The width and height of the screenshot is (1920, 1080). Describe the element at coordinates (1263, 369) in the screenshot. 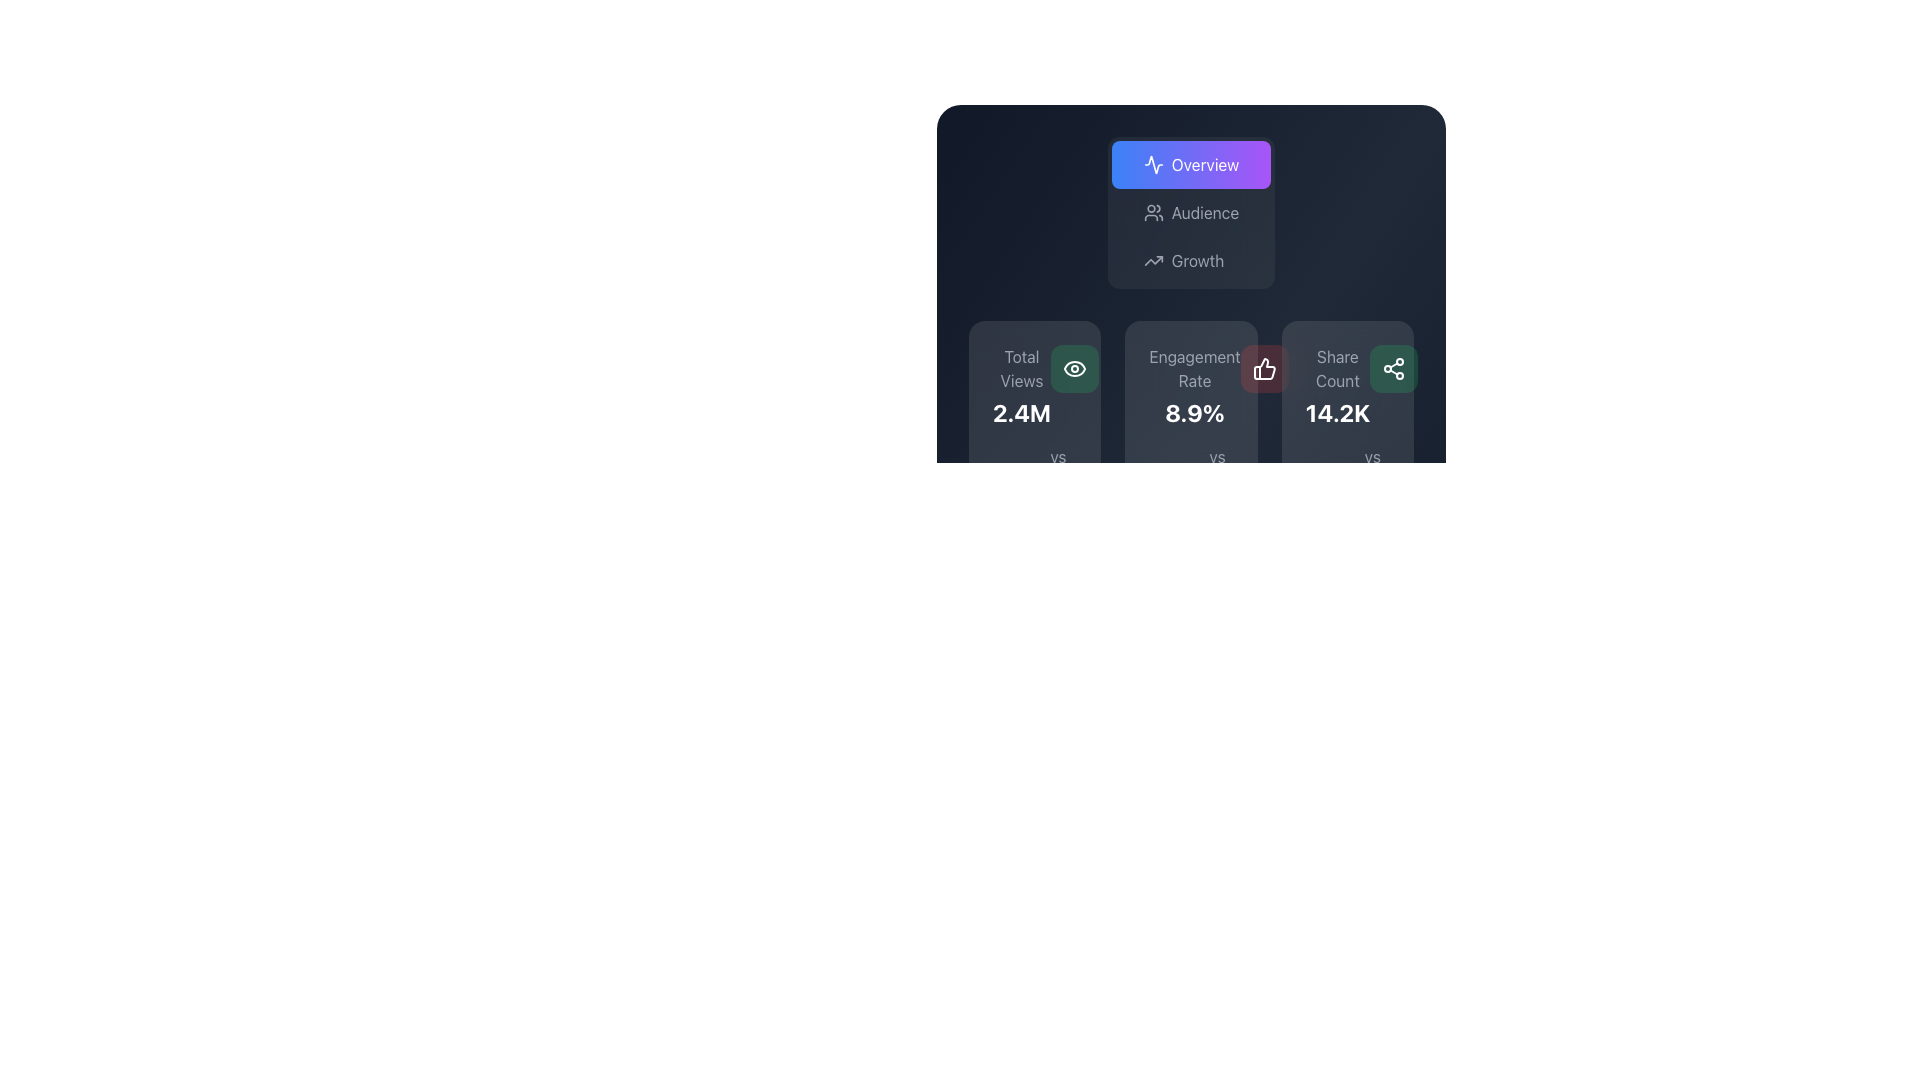

I see `the decorative icon associated with the 'Engagement Rate 8.9%' section, which is positioned towards the right side of the numeric text '8.9%'` at that location.